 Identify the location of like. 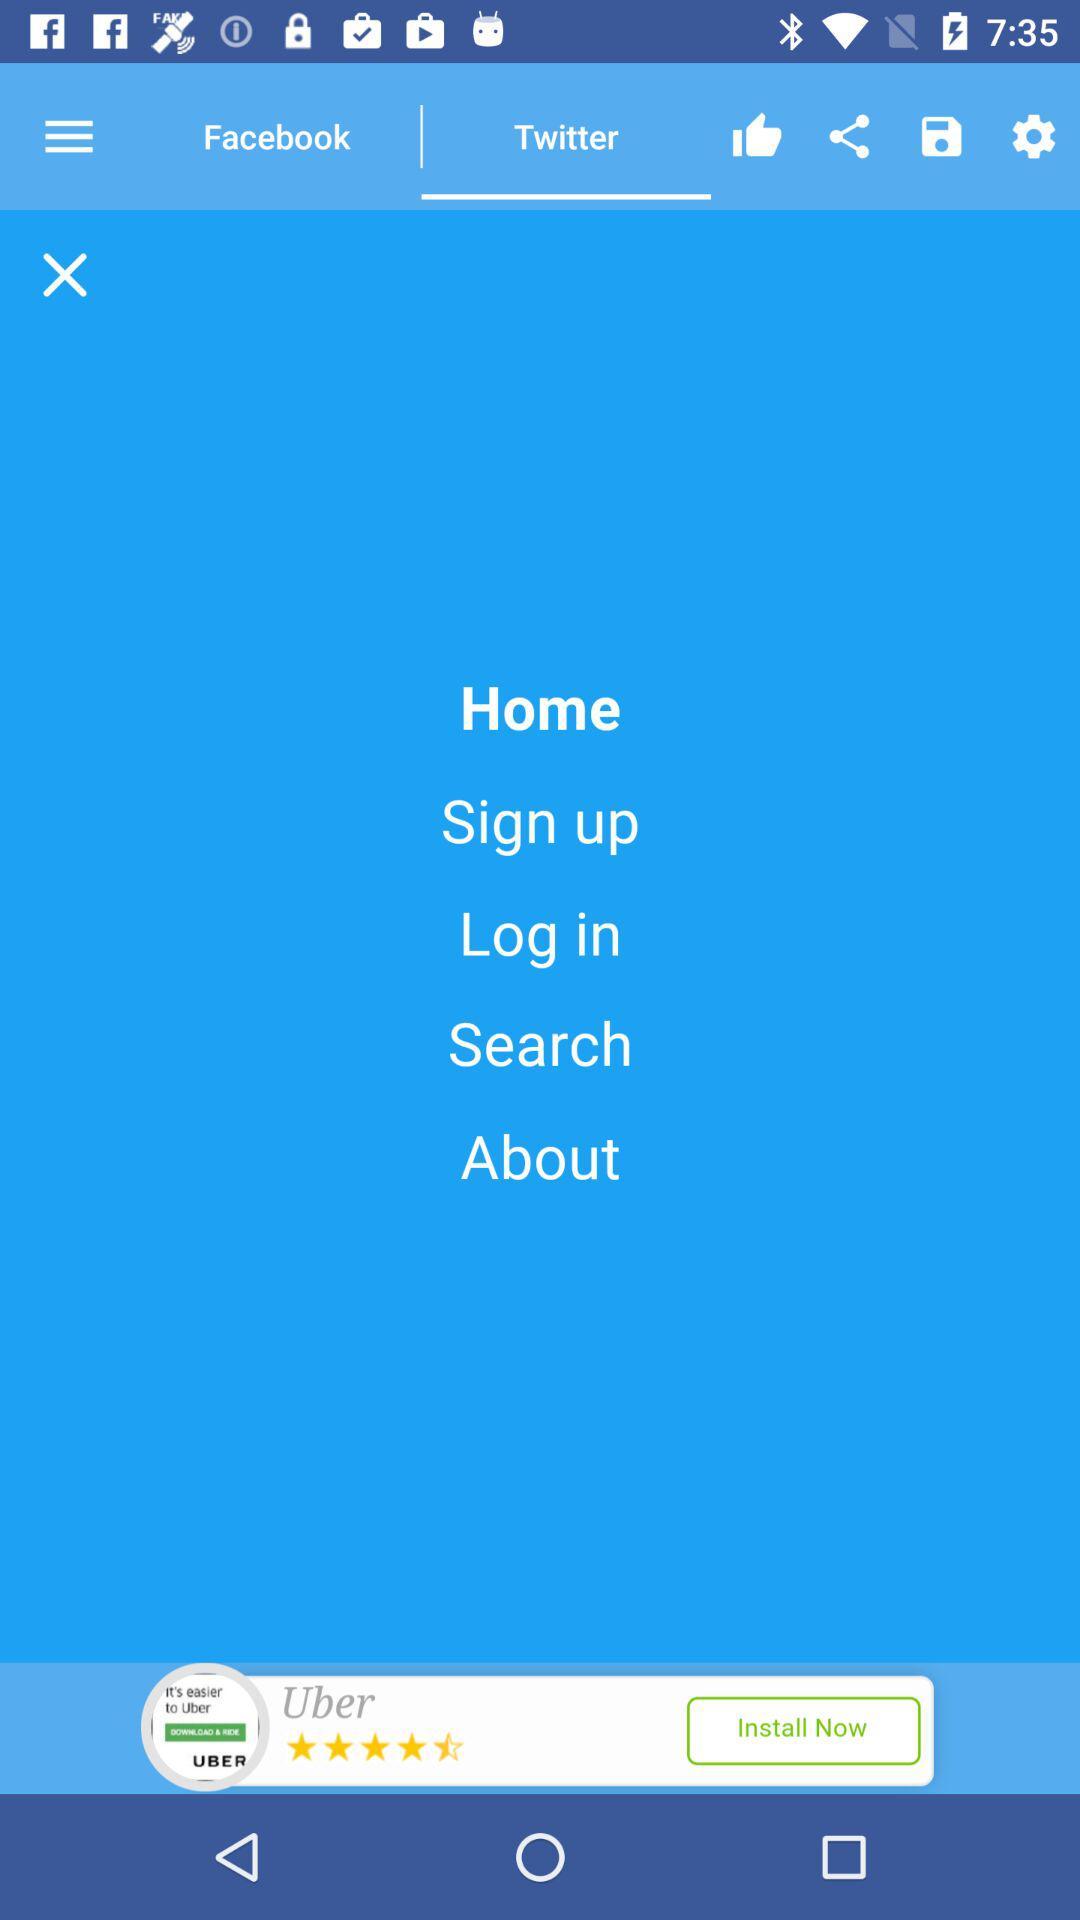
(757, 135).